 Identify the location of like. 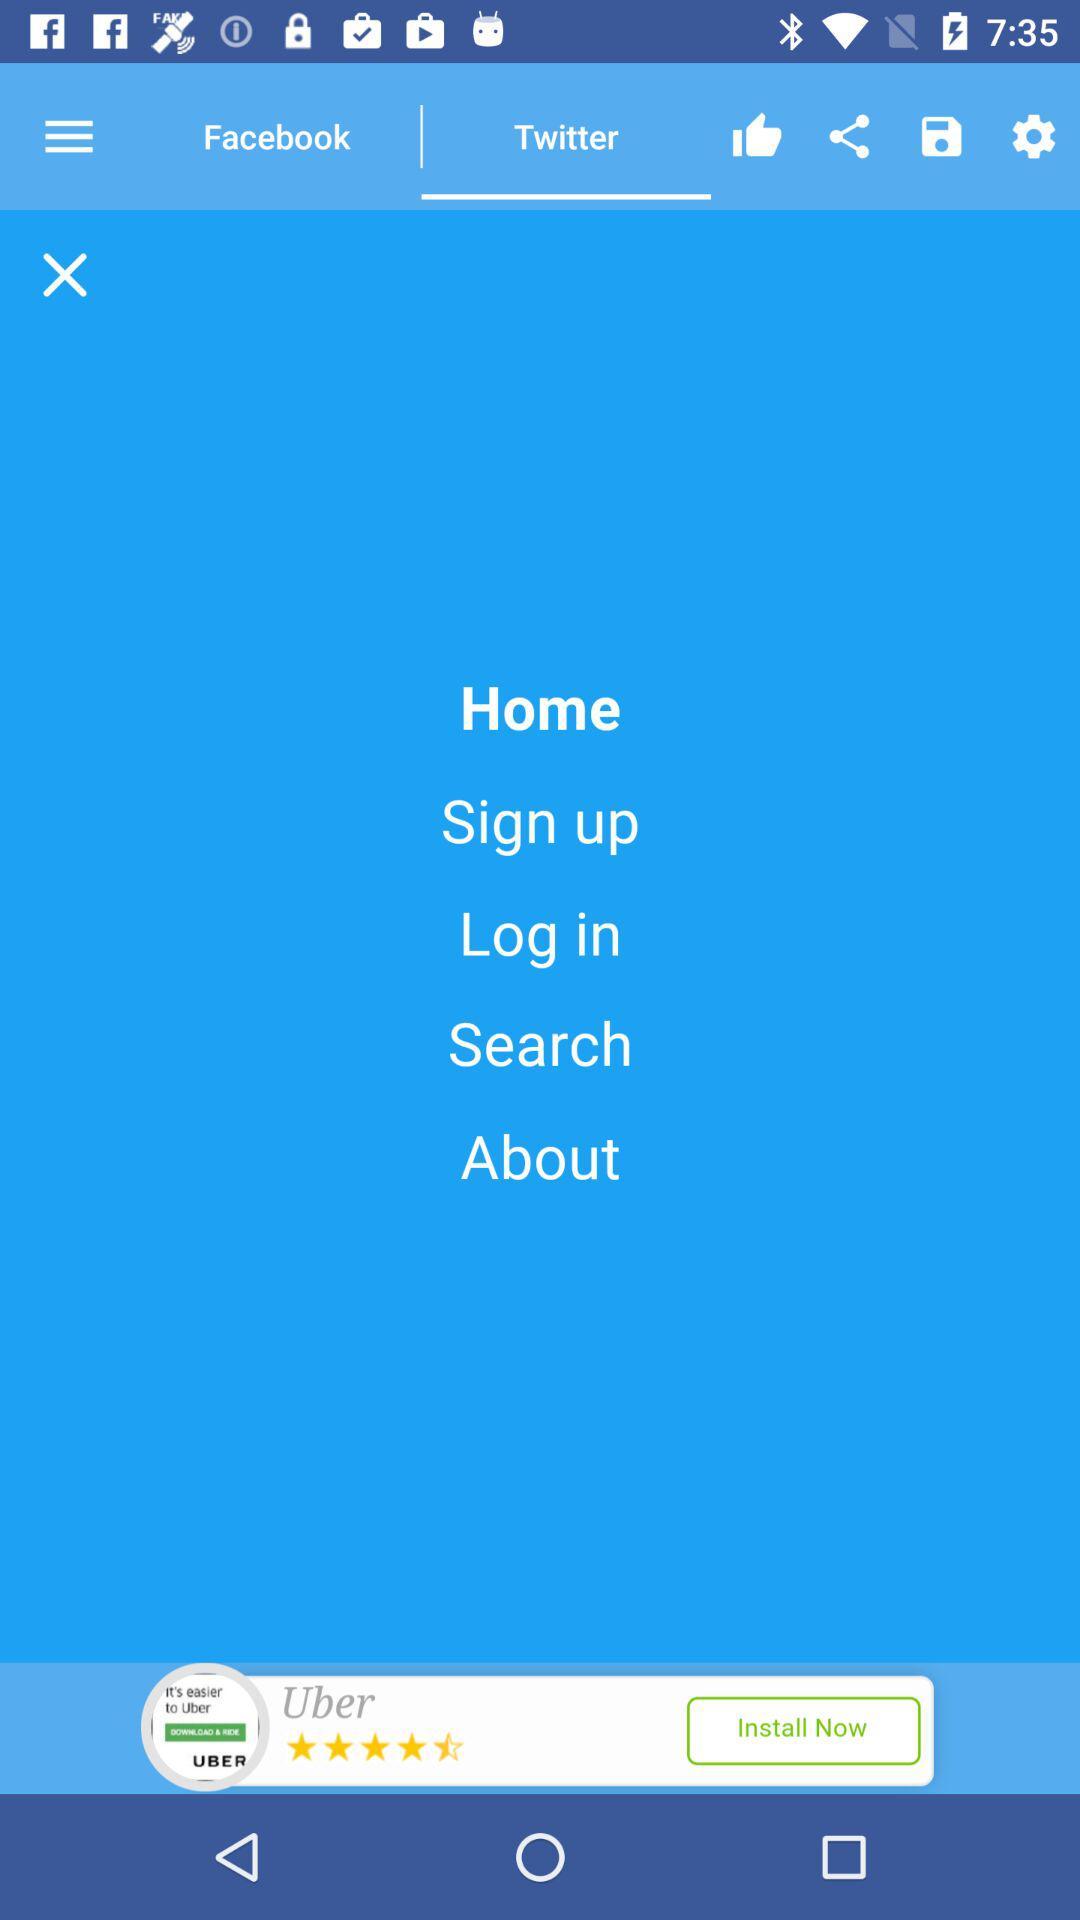
(757, 135).